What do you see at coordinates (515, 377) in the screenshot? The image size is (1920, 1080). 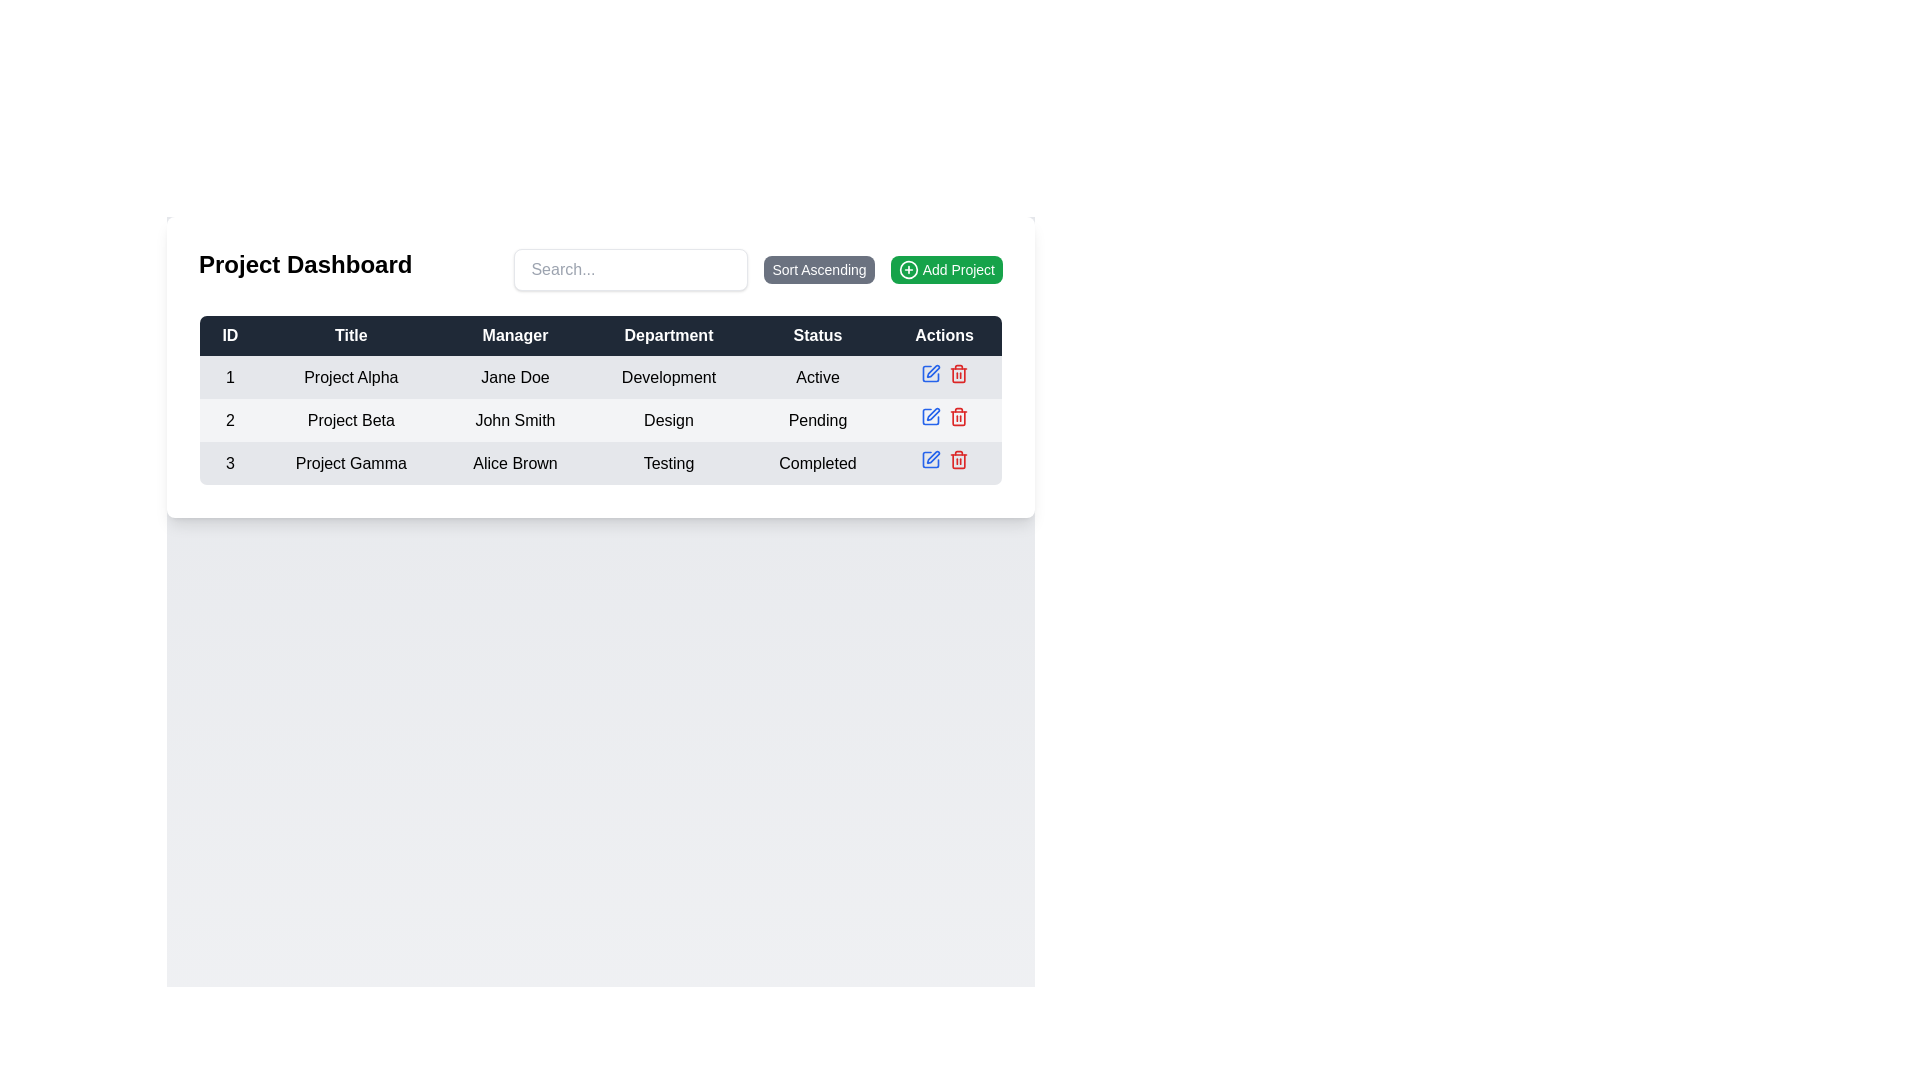 I see `the 'Jane Doe' text label, which is displayed in black on a medium-gray background, located in the third column of the first row of a grid-like table` at bounding box center [515, 377].